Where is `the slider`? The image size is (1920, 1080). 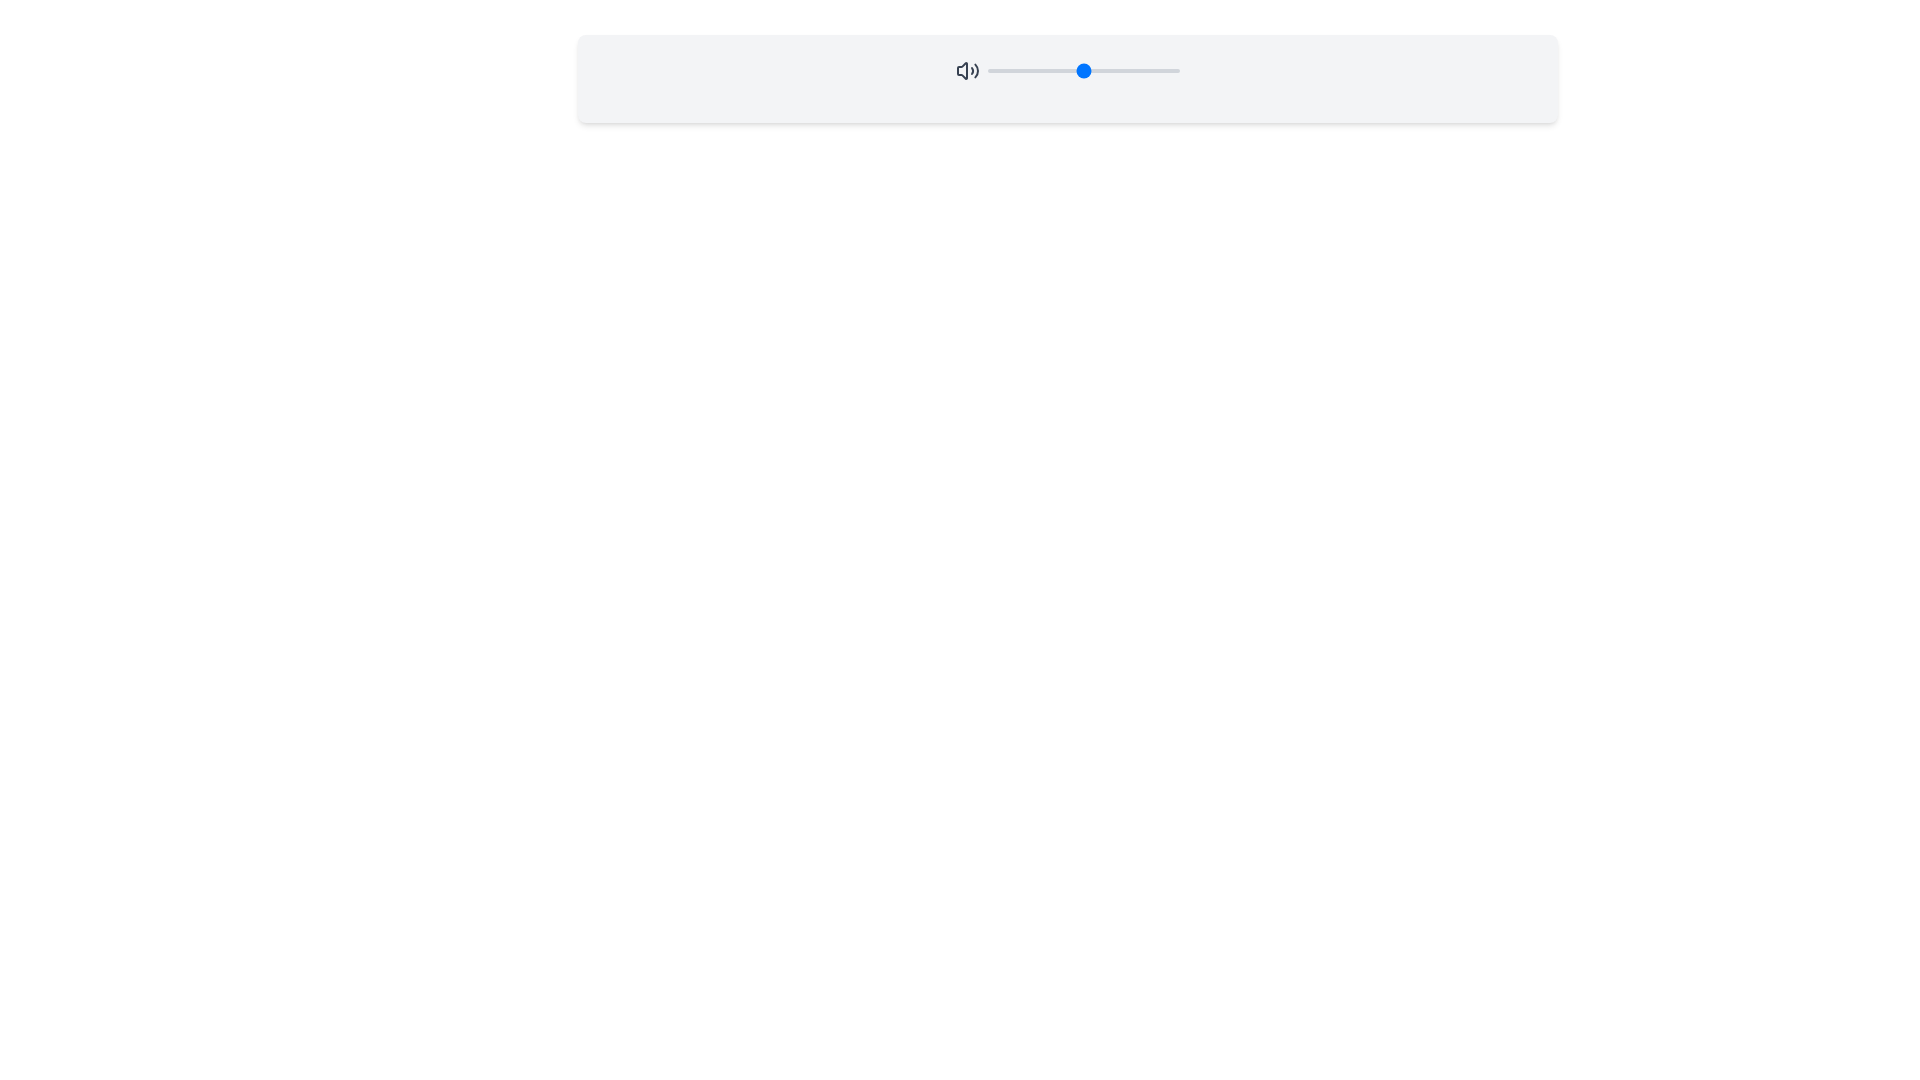
the slider is located at coordinates (1079, 69).